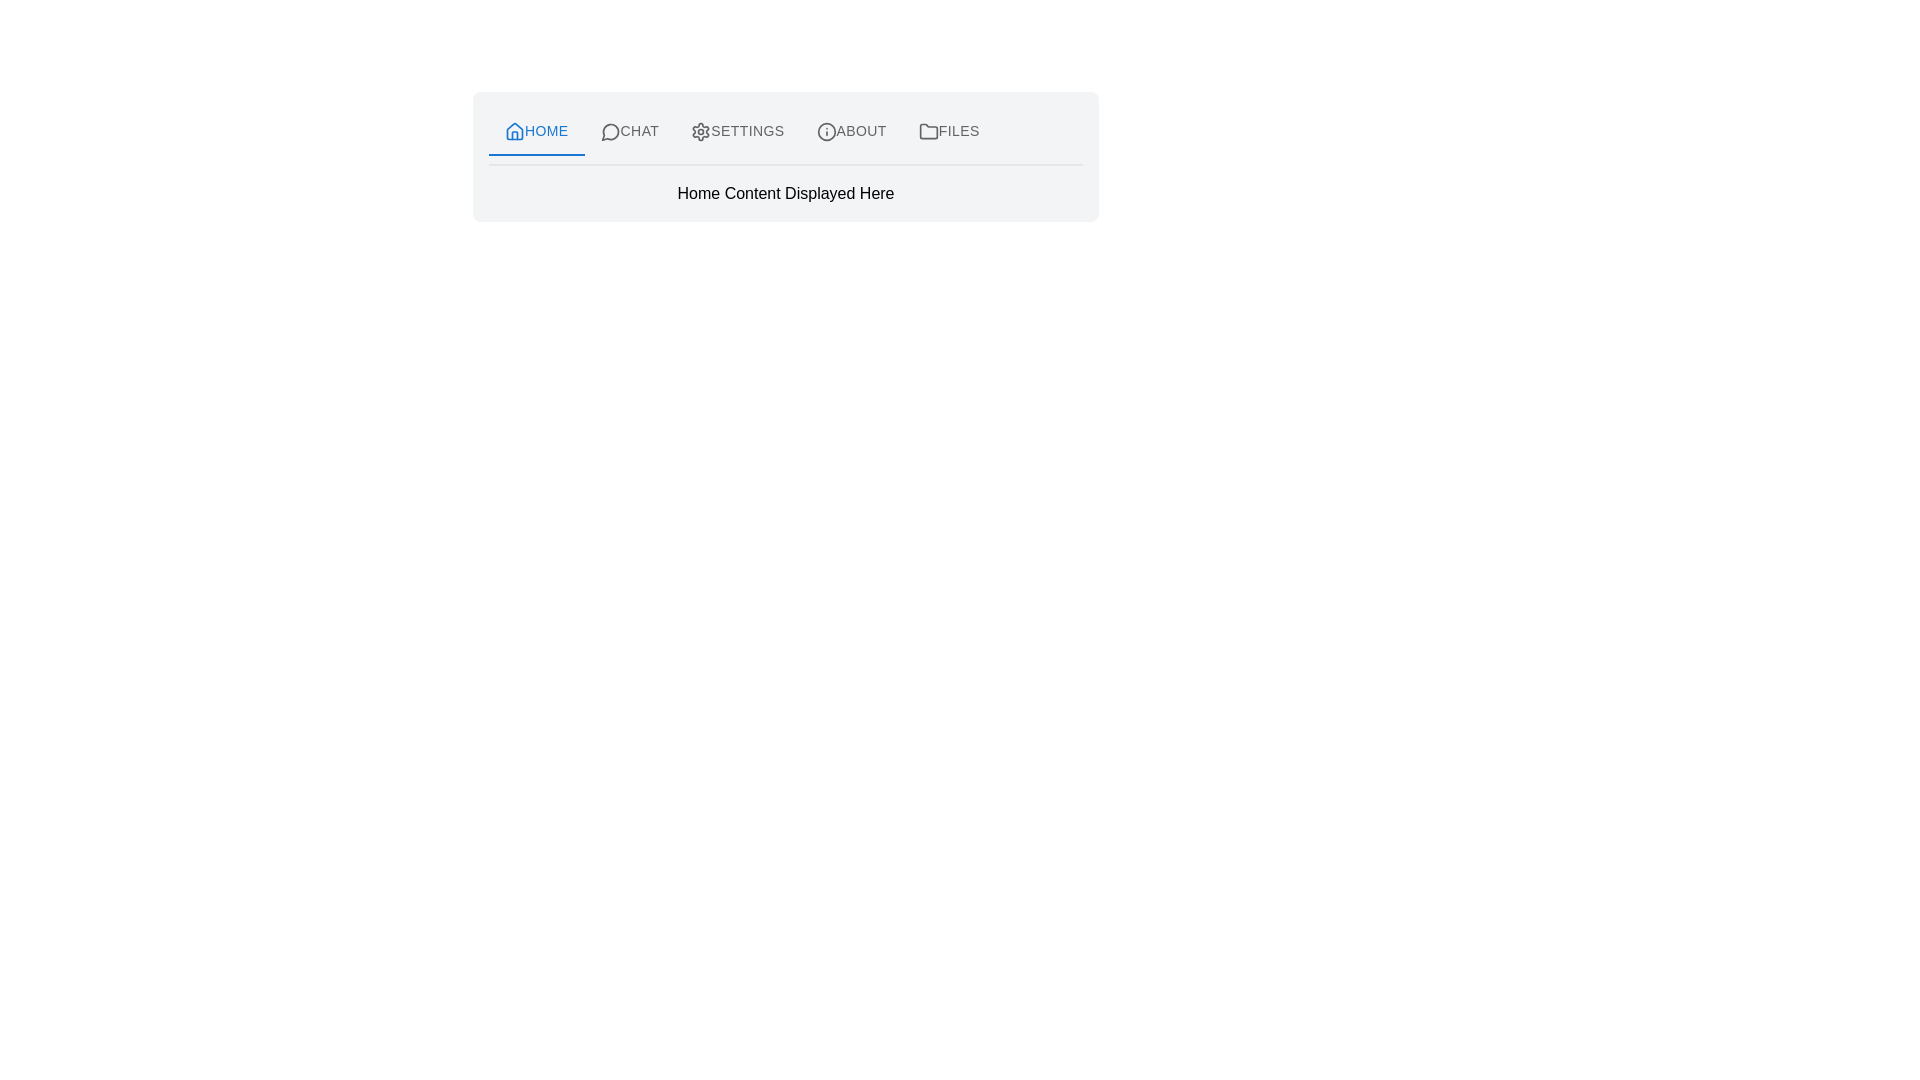 This screenshot has height=1080, width=1920. I want to click on the 'Files' tab button, which is the fifth tab in a horizontal list located near the top center of the interface, so click(948, 131).